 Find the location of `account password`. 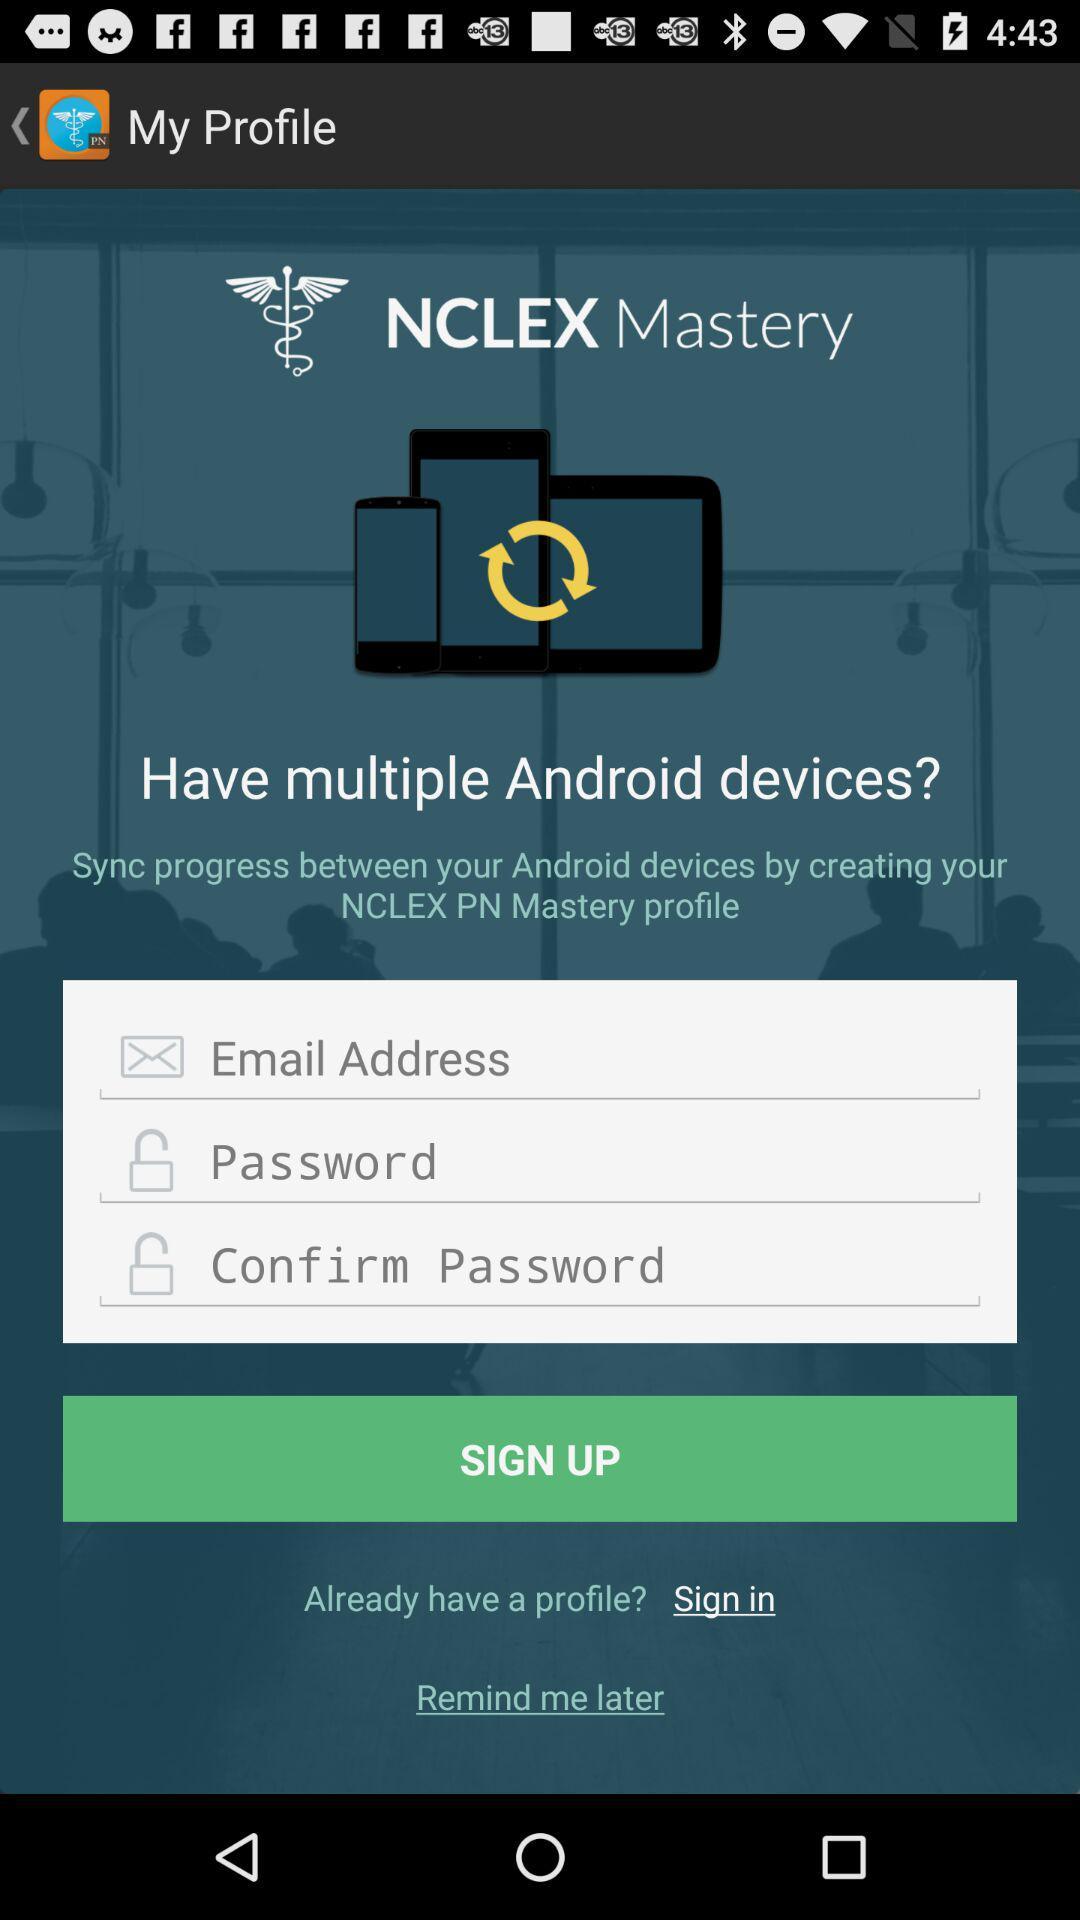

account password is located at coordinates (540, 1161).